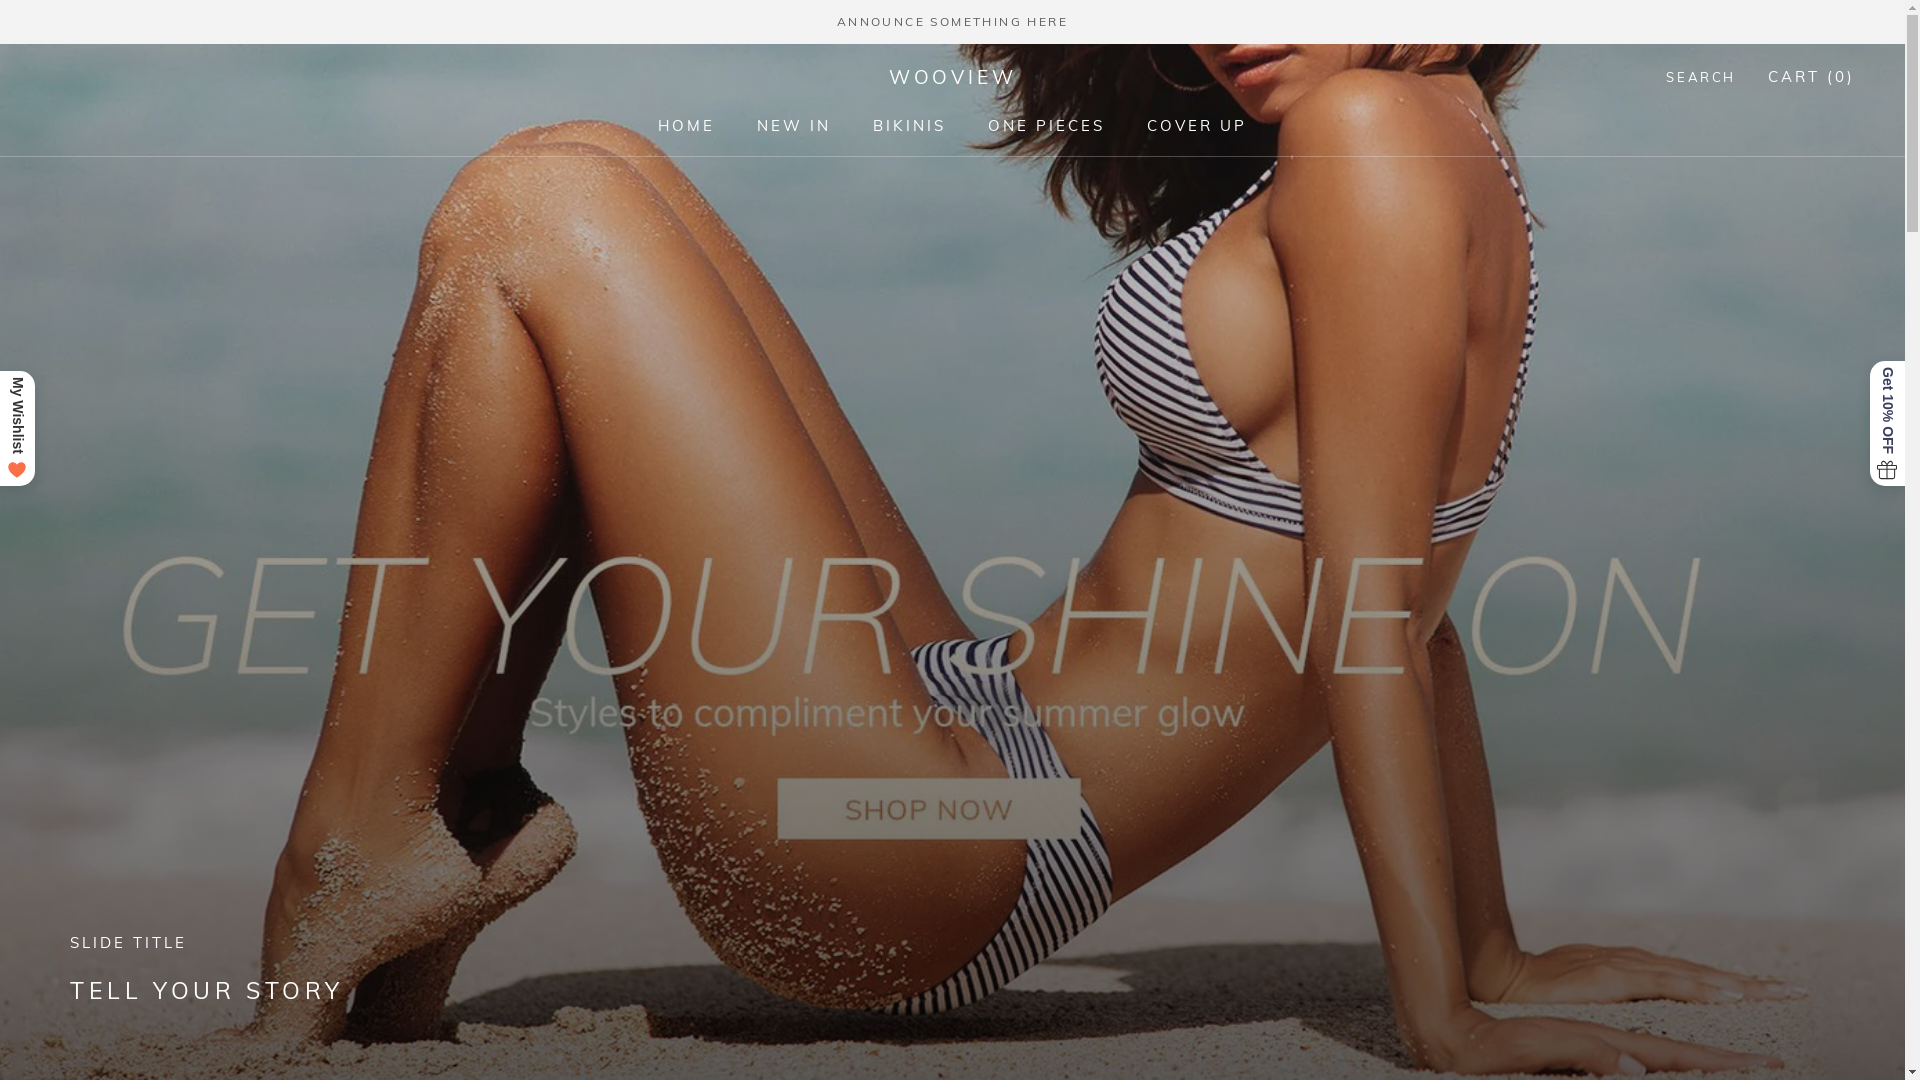  Describe the element at coordinates (908, 125) in the screenshot. I see `'BIKINIS` at that location.